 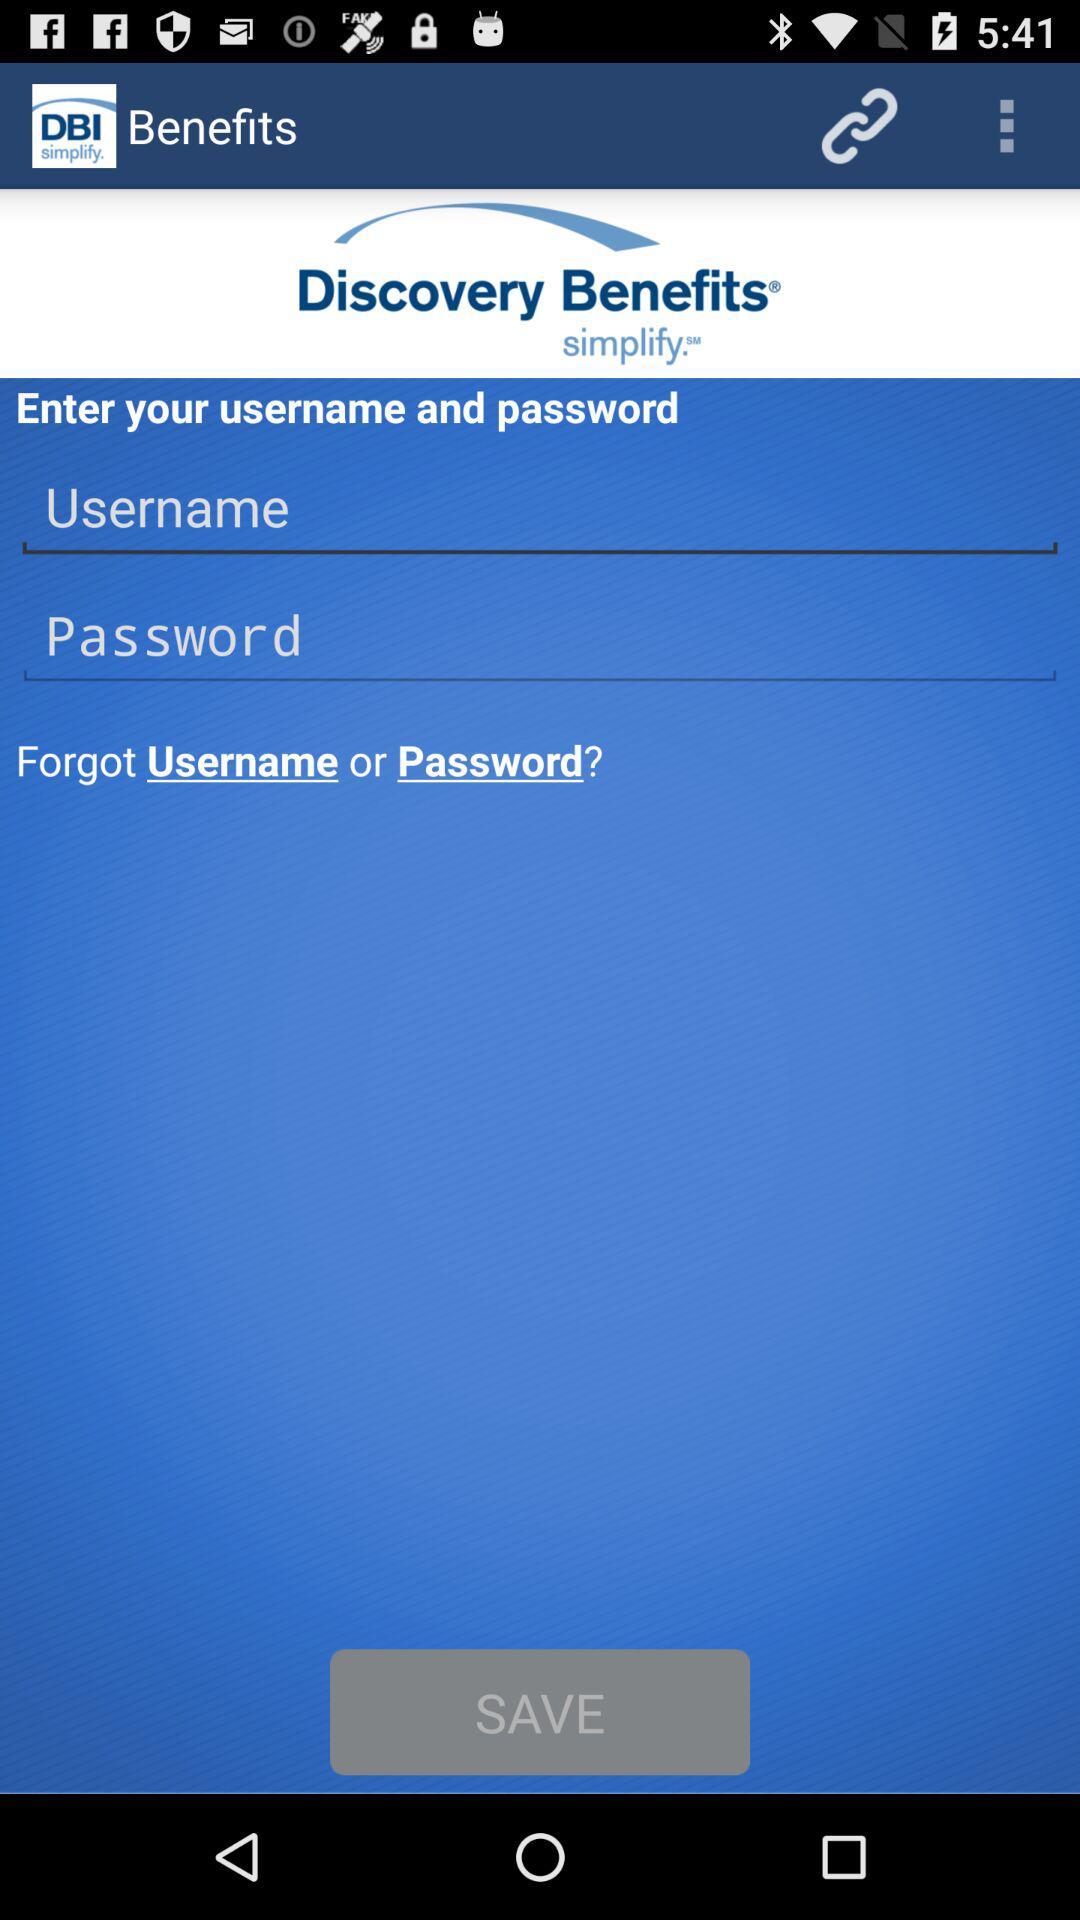 What do you see at coordinates (72, 124) in the screenshot?
I see `the logo left to benefits` at bounding box center [72, 124].